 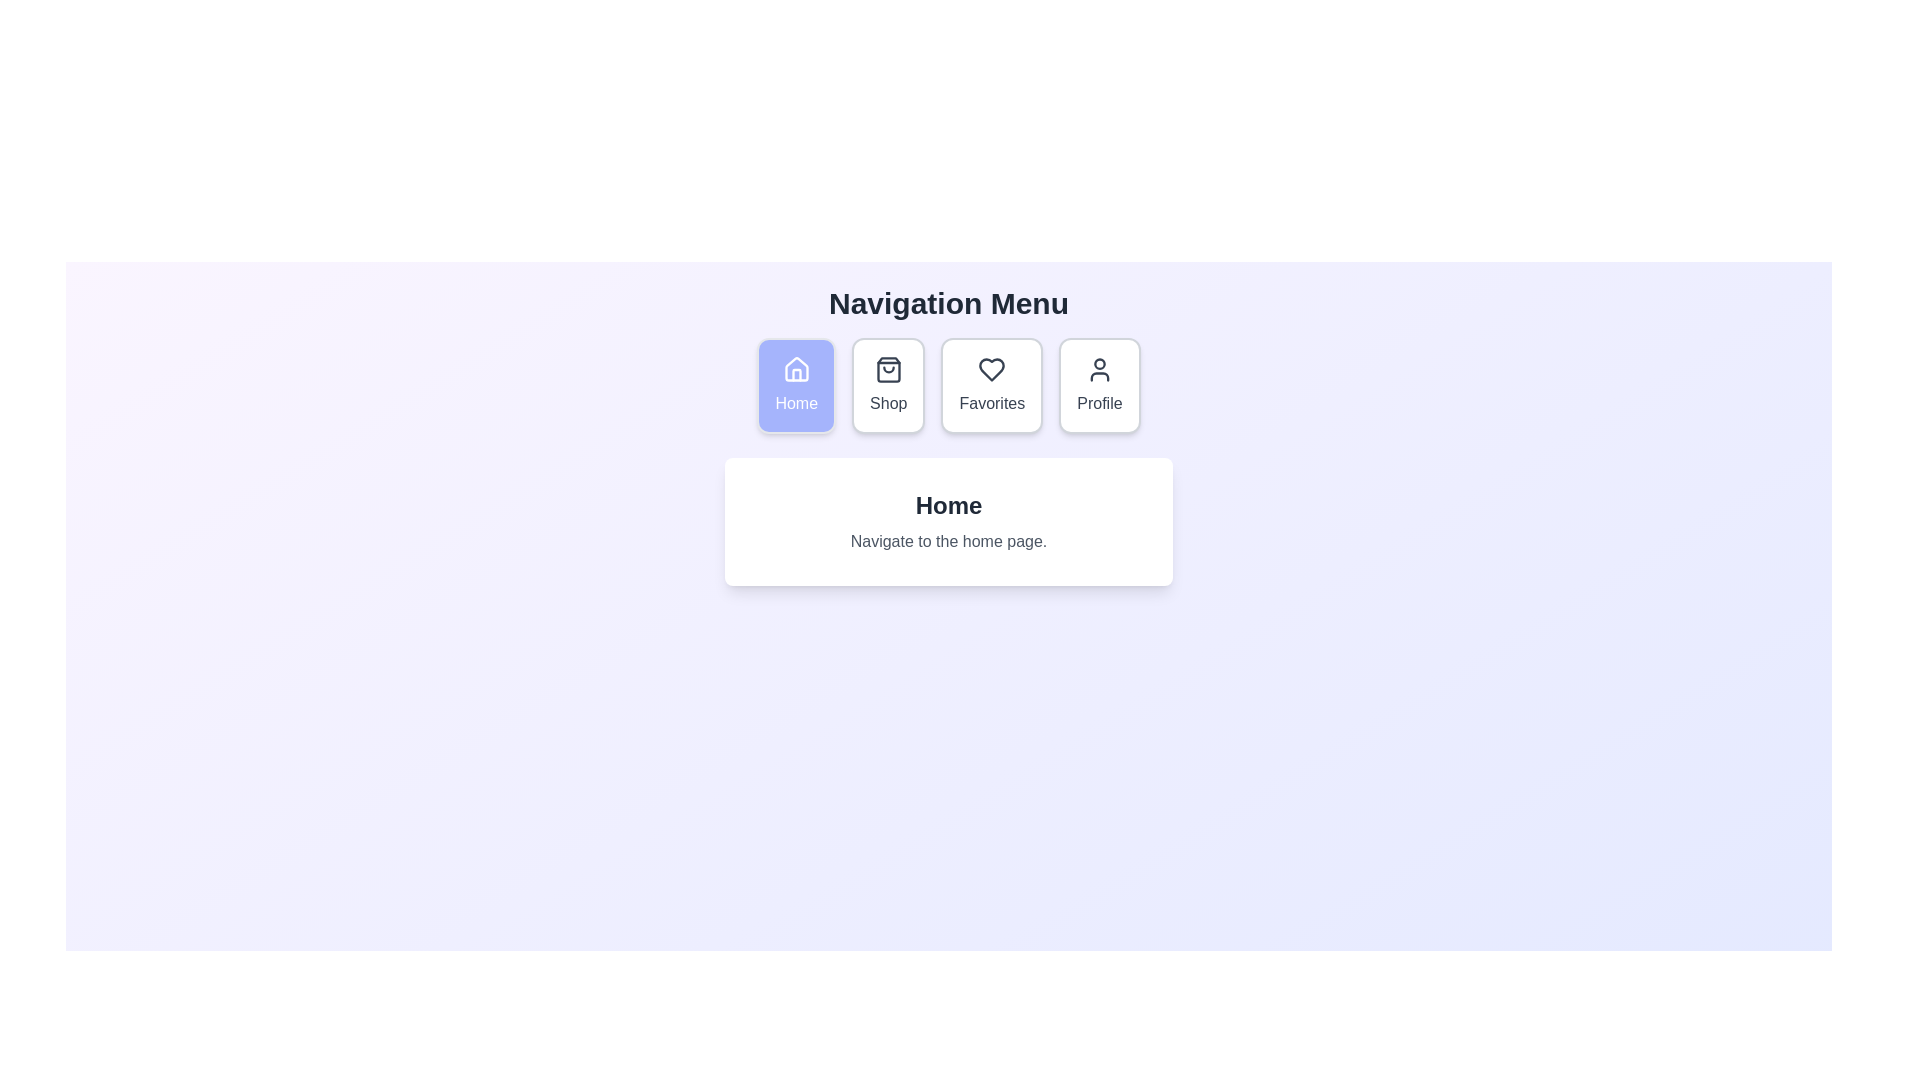 I want to click on the 'Home' button, which is a rectangular button with a light indigo background and white text, located at the leftmost side of the navigation menu, so click(x=795, y=385).